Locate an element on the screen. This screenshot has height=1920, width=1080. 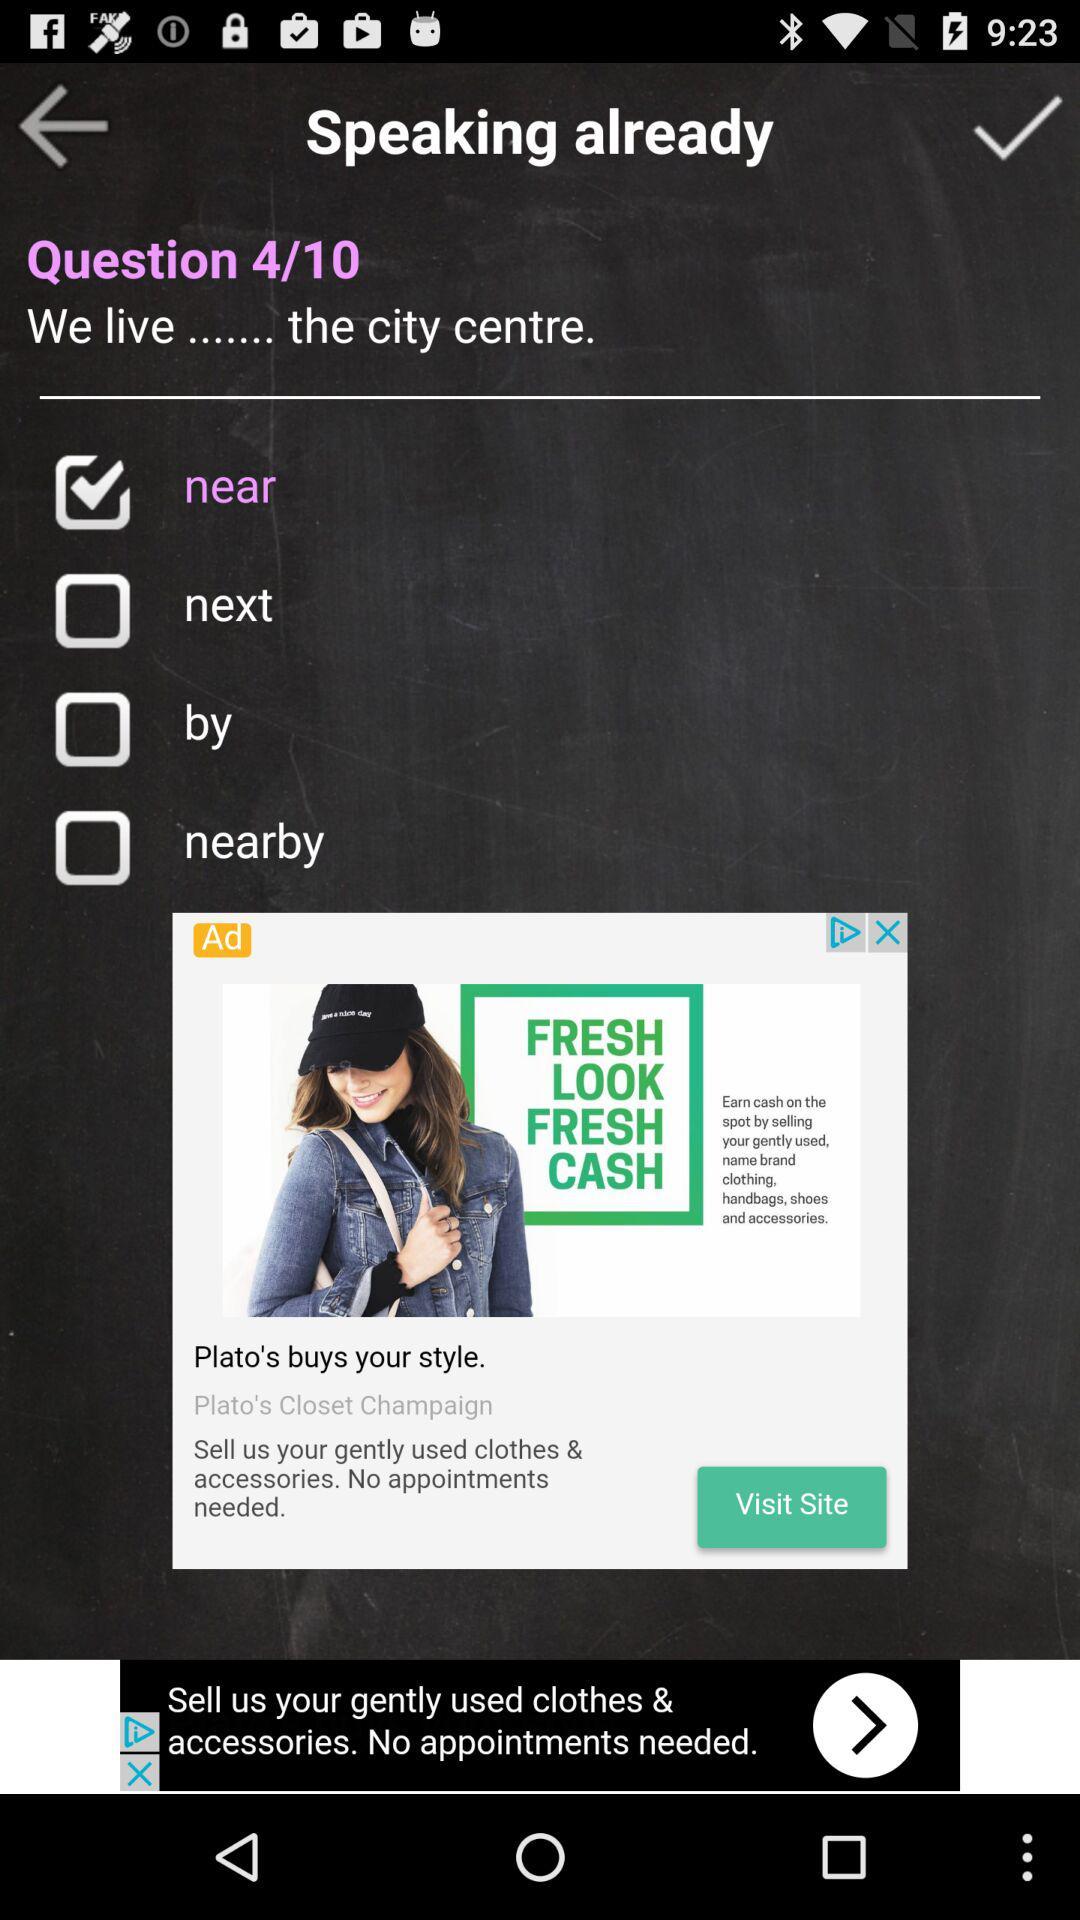
button is located at coordinates (91, 847).